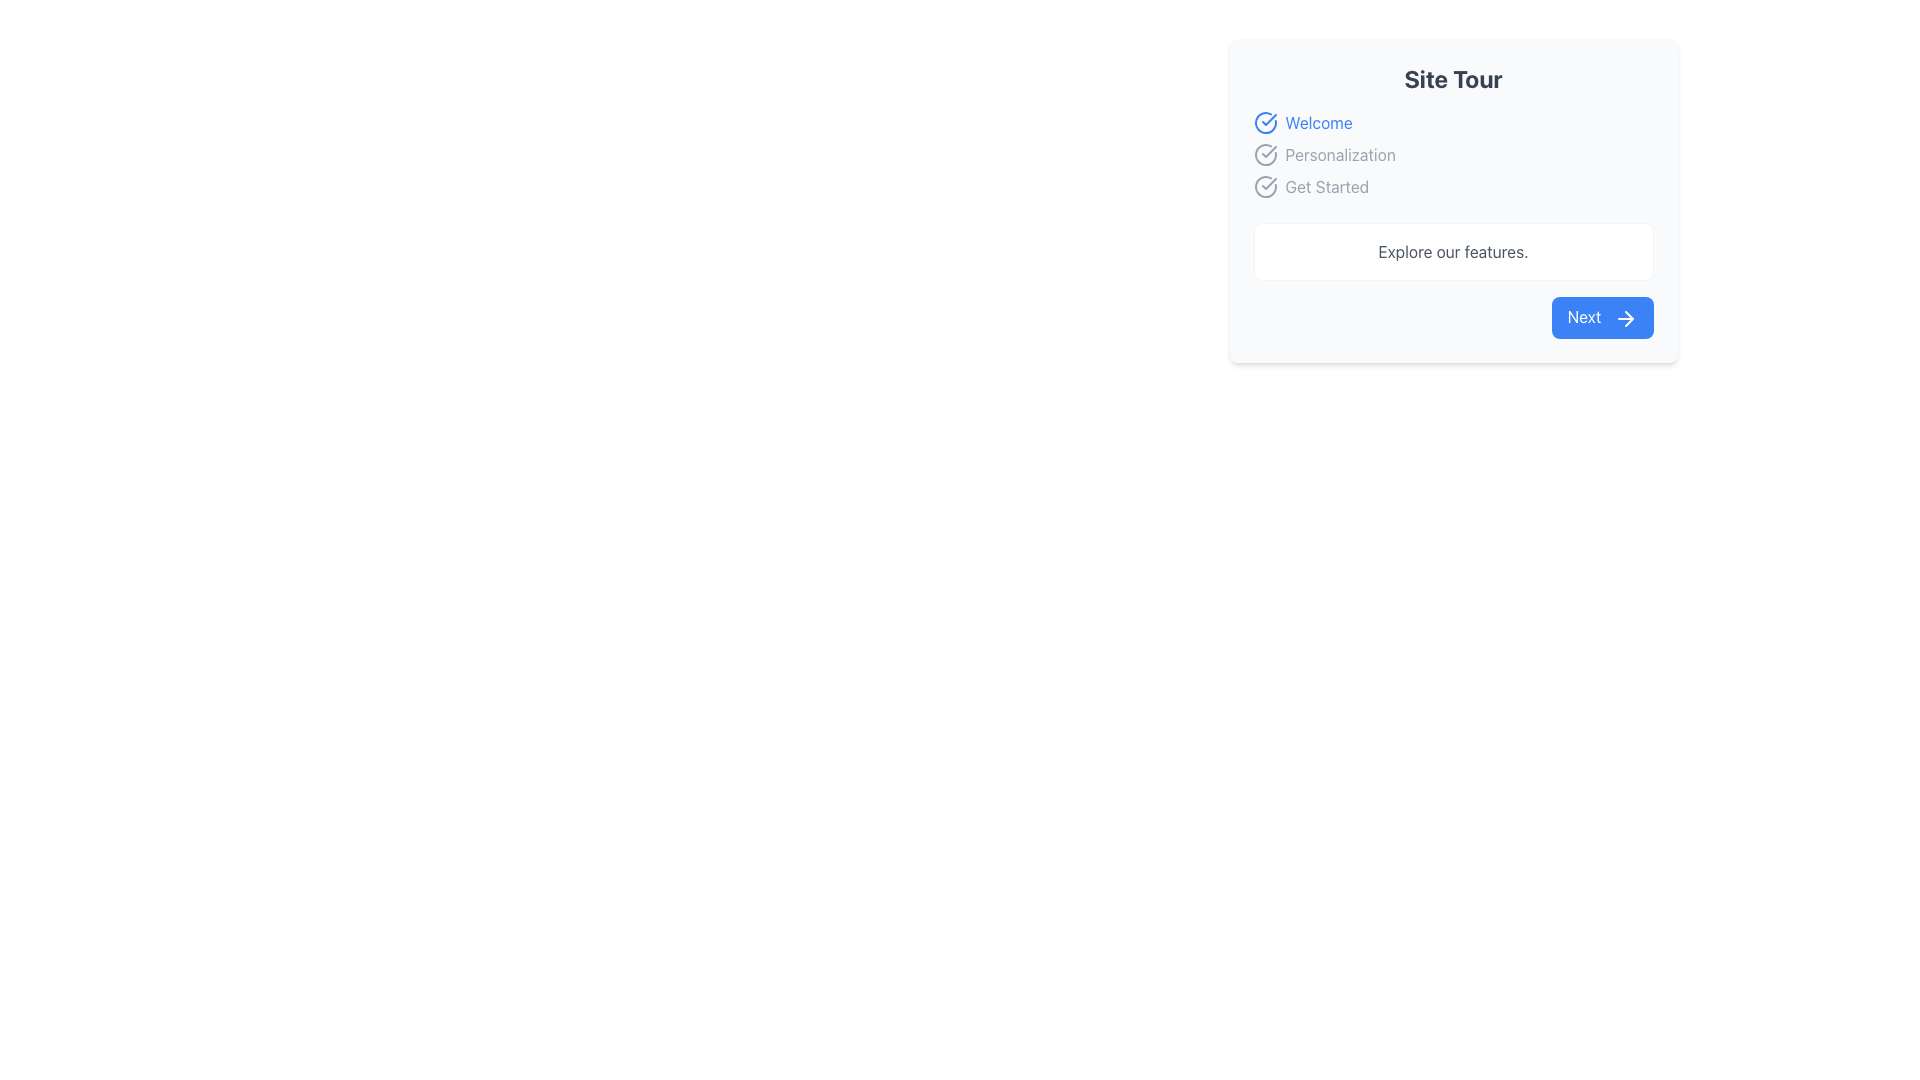 The width and height of the screenshot is (1920, 1080). Describe the element at coordinates (1602, 316) in the screenshot. I see `the navigation button located at the bottom-right corner of the 'Site Tour' white card layout` at that location.